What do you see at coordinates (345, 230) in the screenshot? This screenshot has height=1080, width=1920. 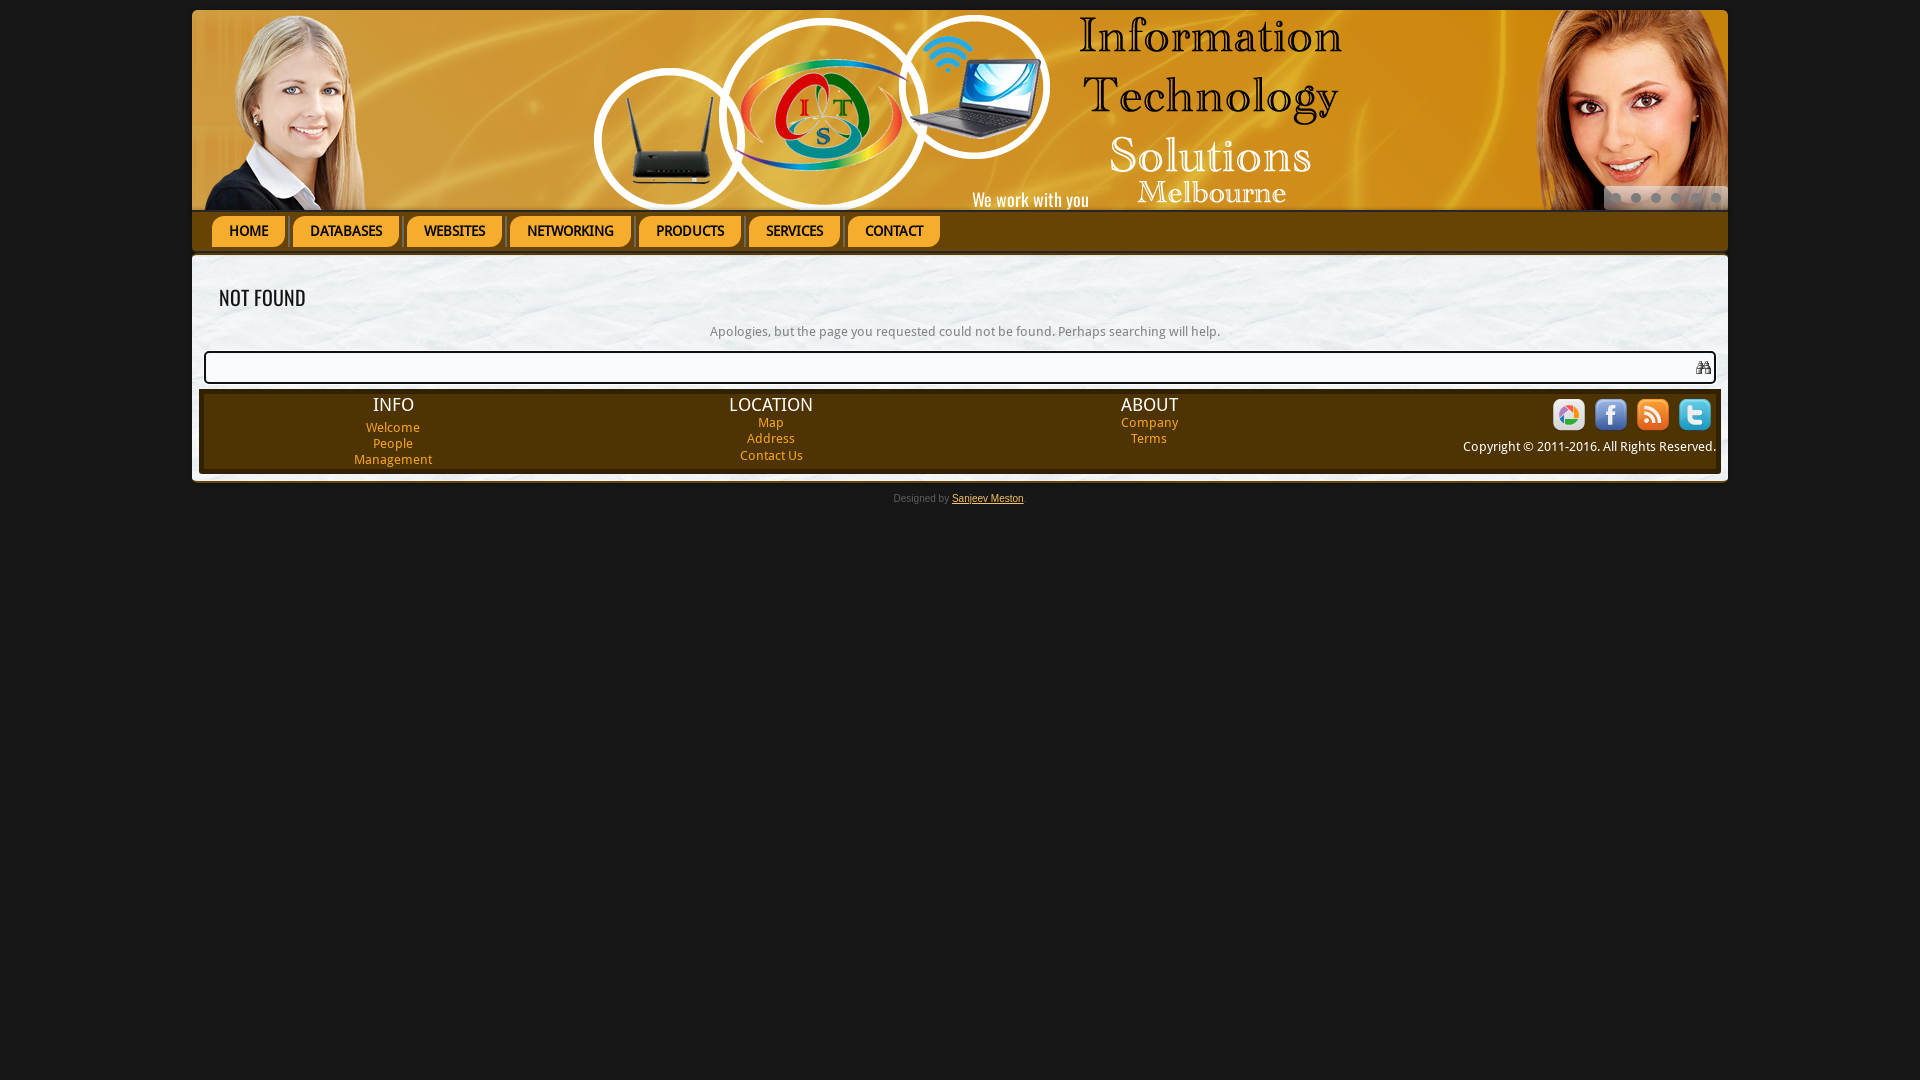 I see `'DATABASES'` at bounding box center [345, 230].